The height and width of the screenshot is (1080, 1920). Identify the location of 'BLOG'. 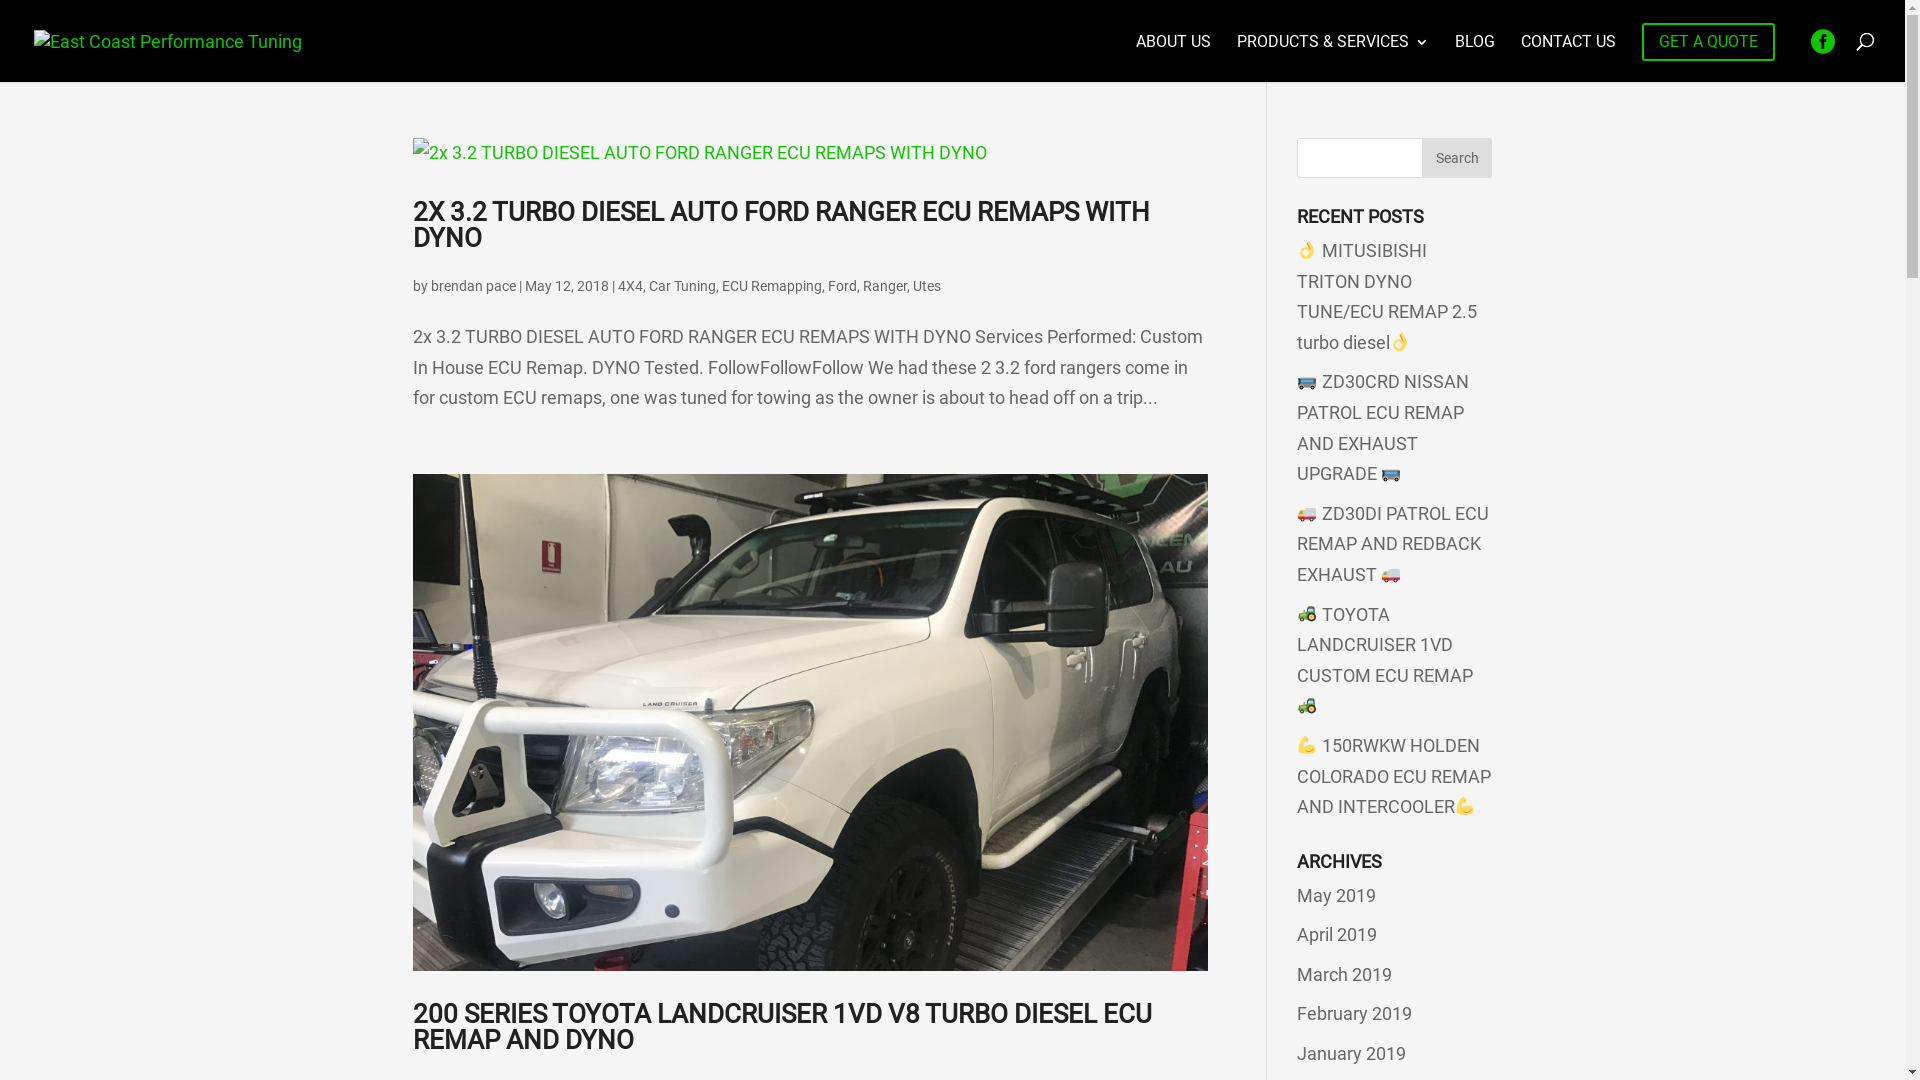
(1474, 57).